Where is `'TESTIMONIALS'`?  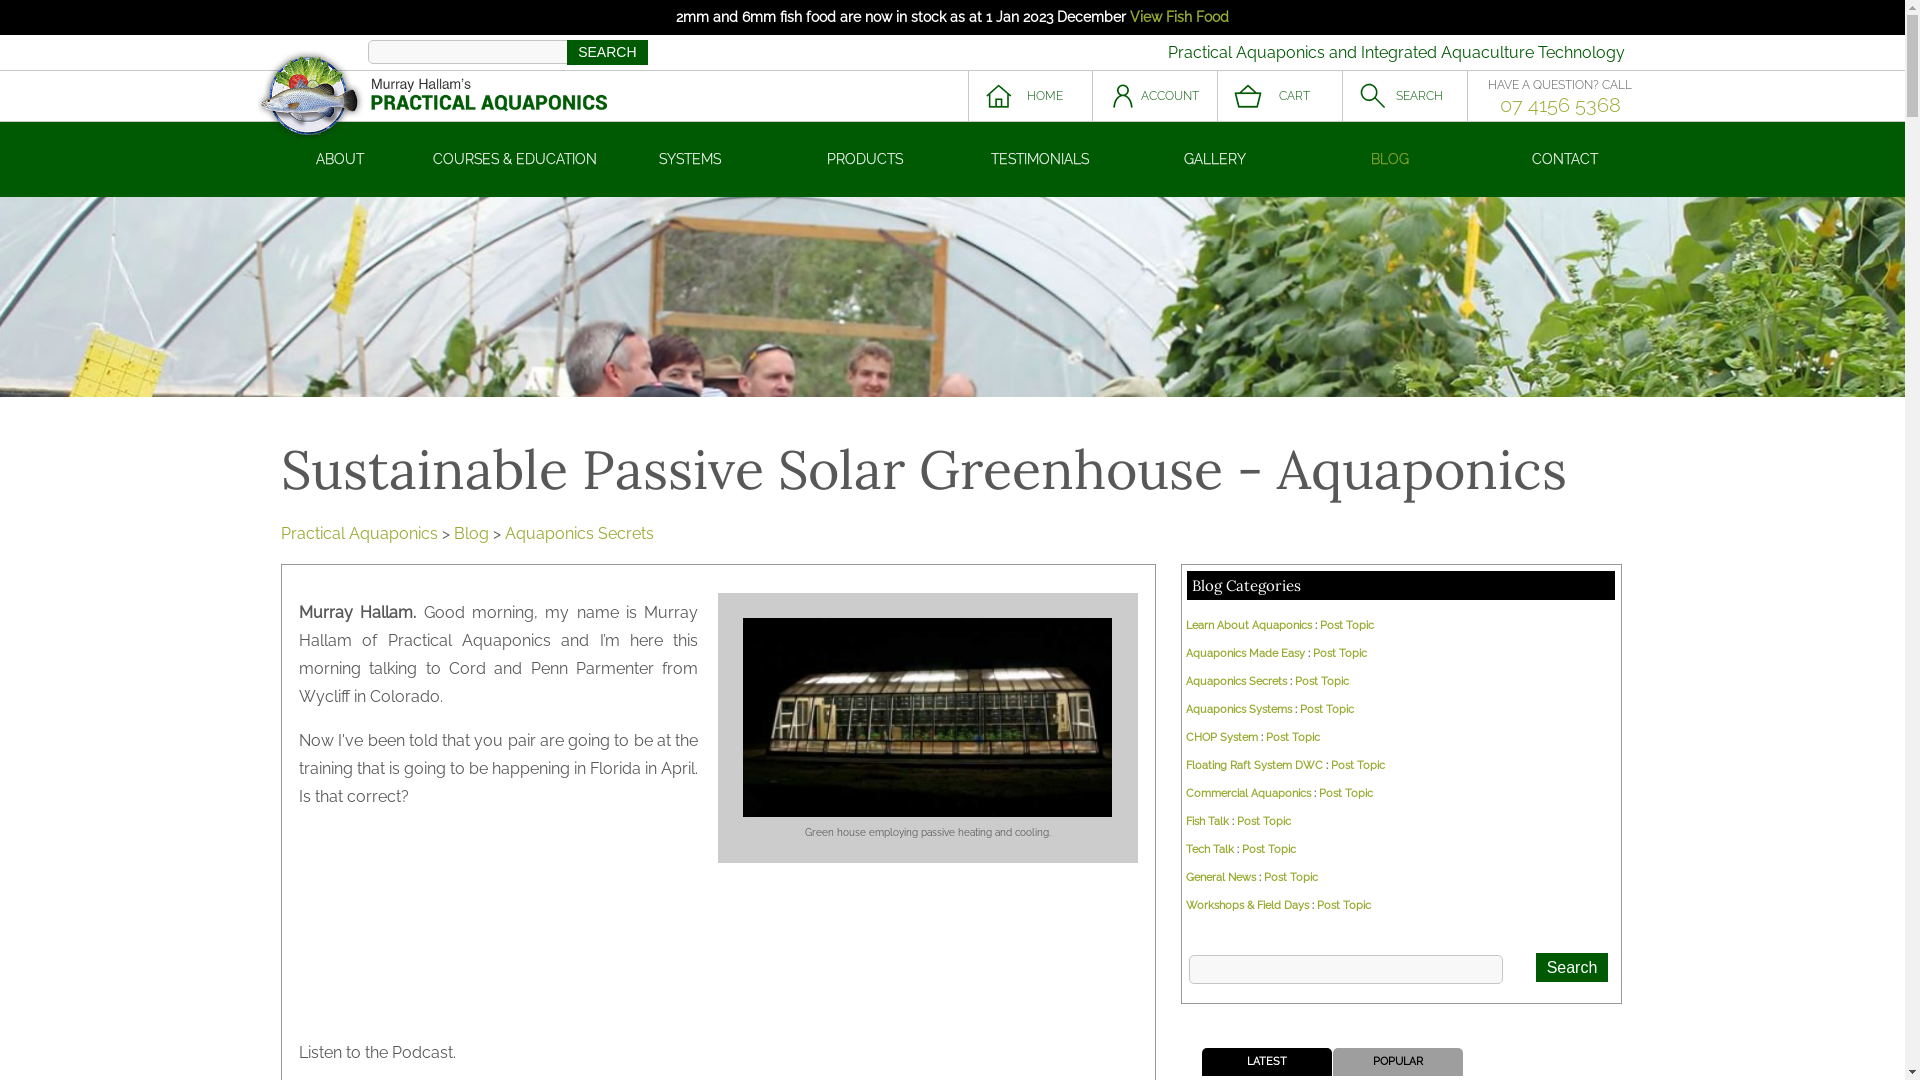 'TESTIMONIALS' is located at coordinates (1039, 158).